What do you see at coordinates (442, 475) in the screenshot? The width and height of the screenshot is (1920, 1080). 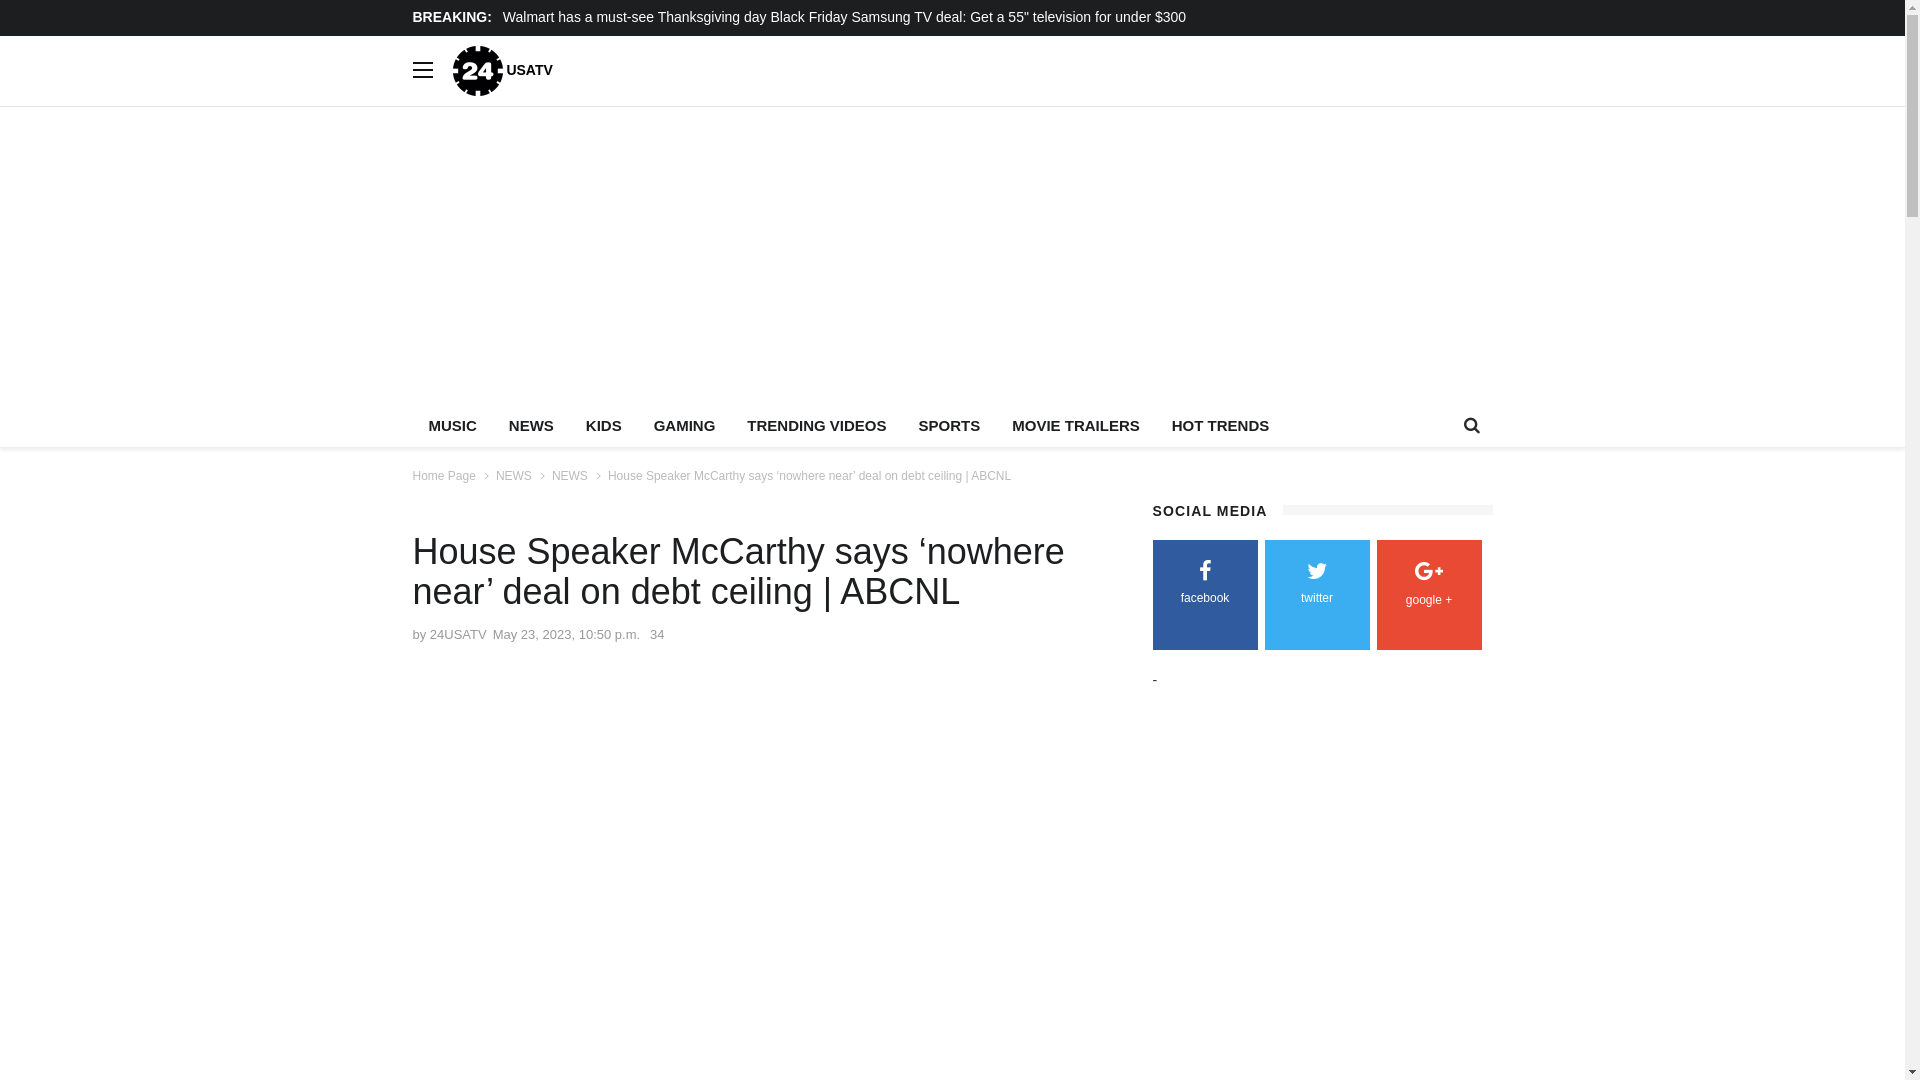 I see `'Home Page'` at bounding box center [442, 475].